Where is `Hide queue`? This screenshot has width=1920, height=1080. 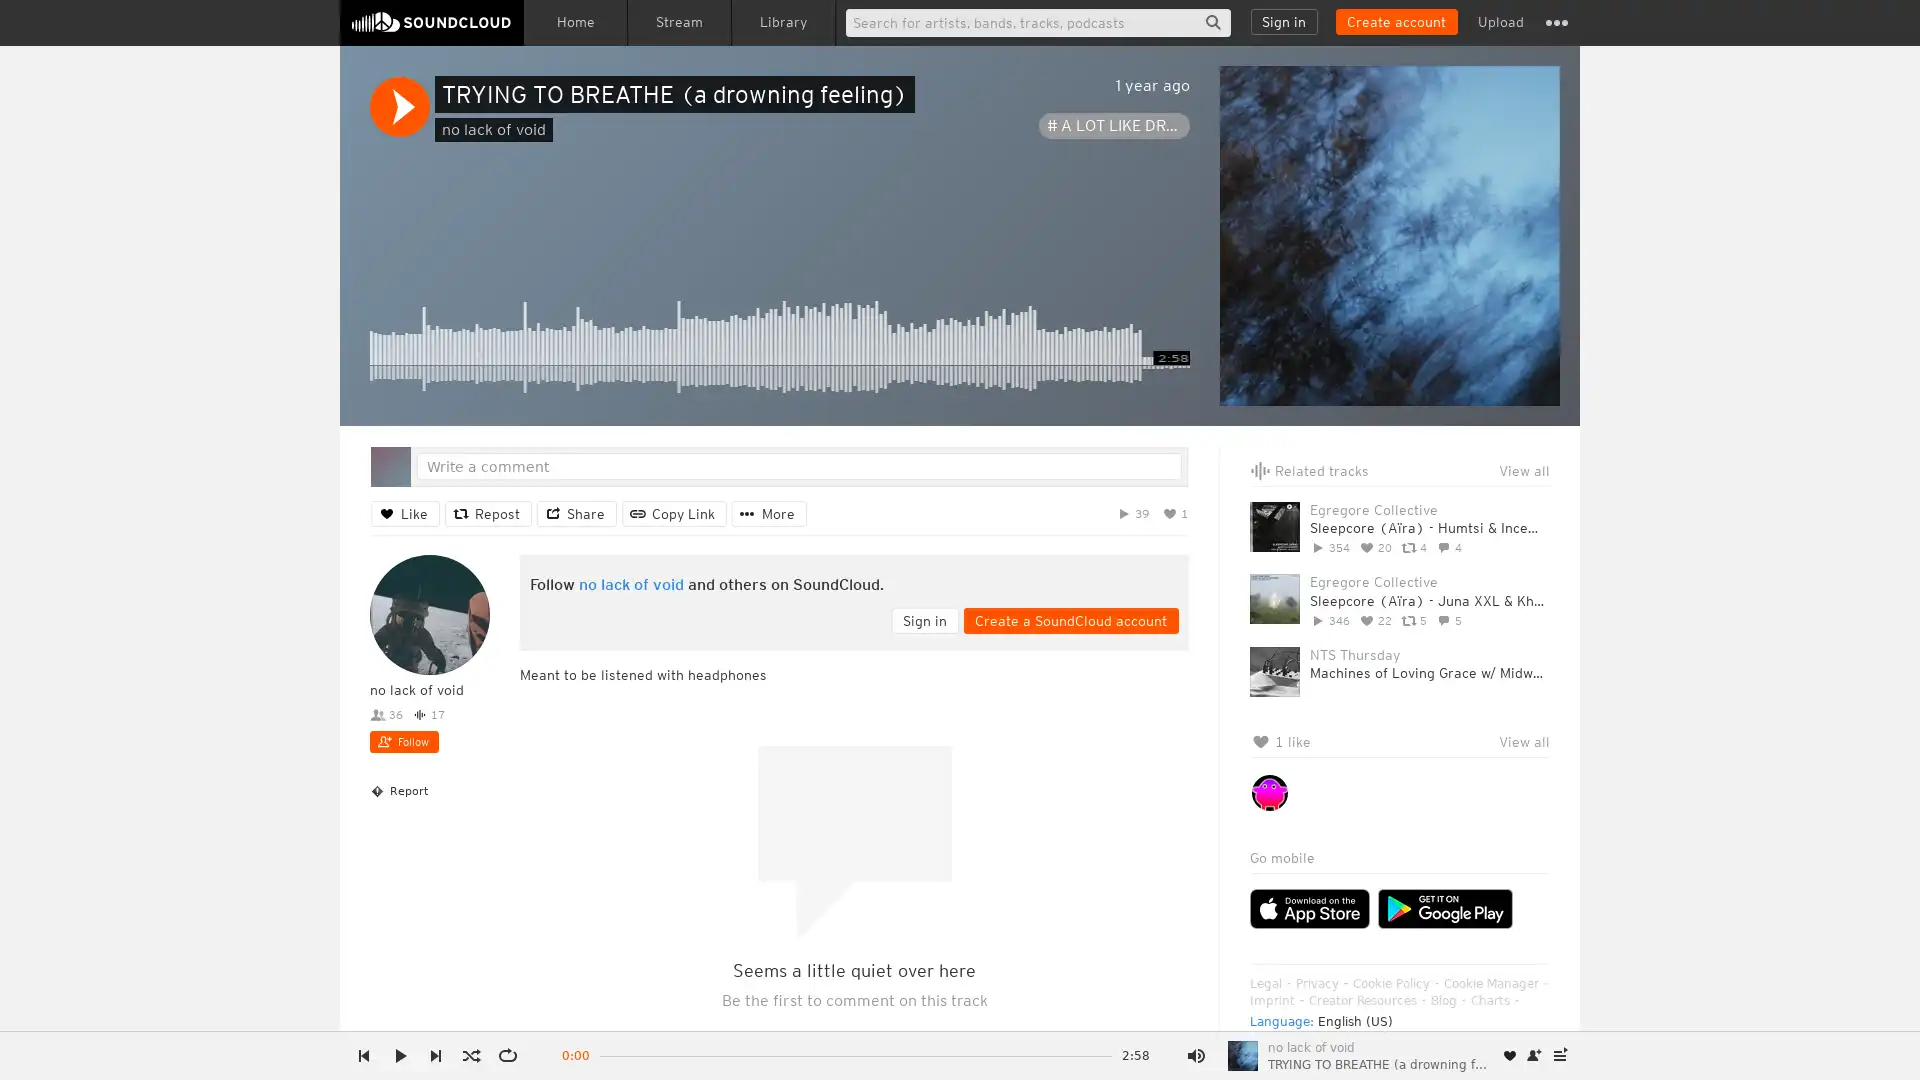 Hide queue is located at coordinates (1536, 496).